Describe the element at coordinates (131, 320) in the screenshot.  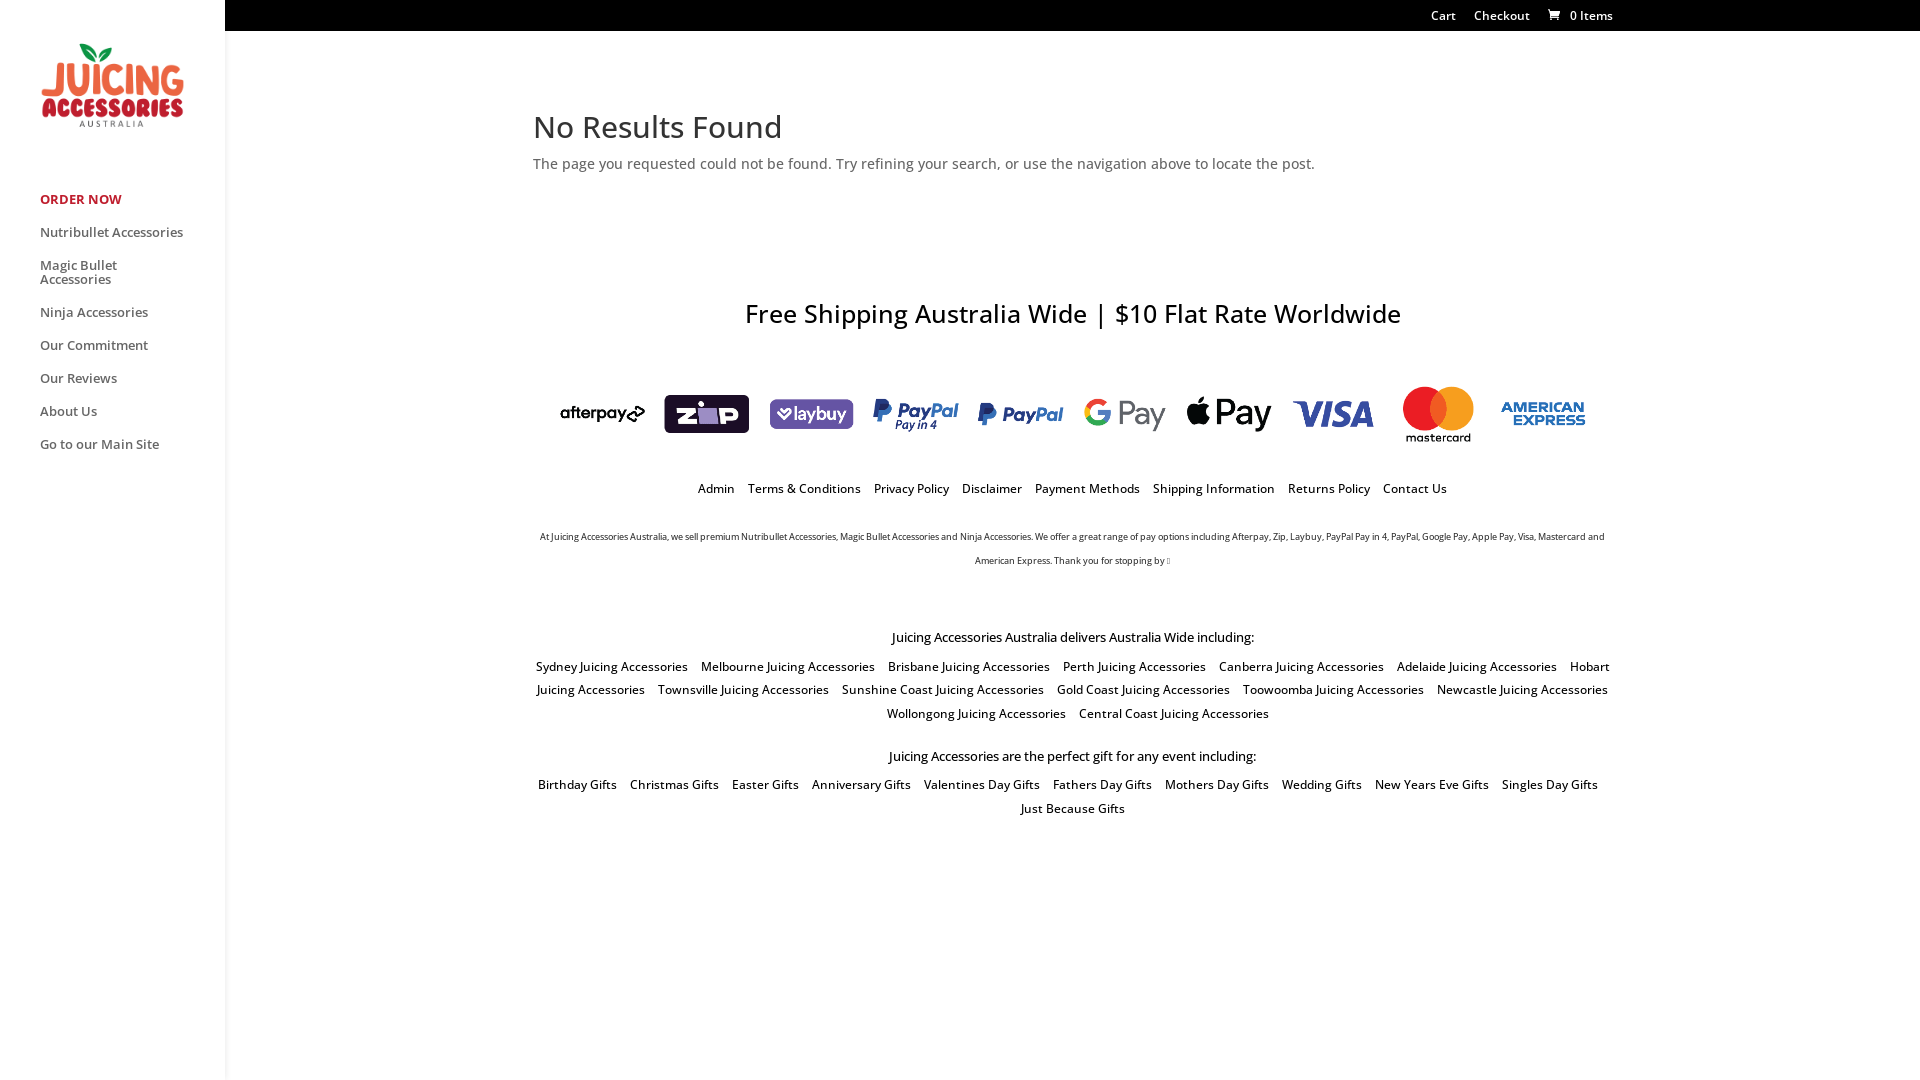
I see `'Ninja Accessories'` at that location.